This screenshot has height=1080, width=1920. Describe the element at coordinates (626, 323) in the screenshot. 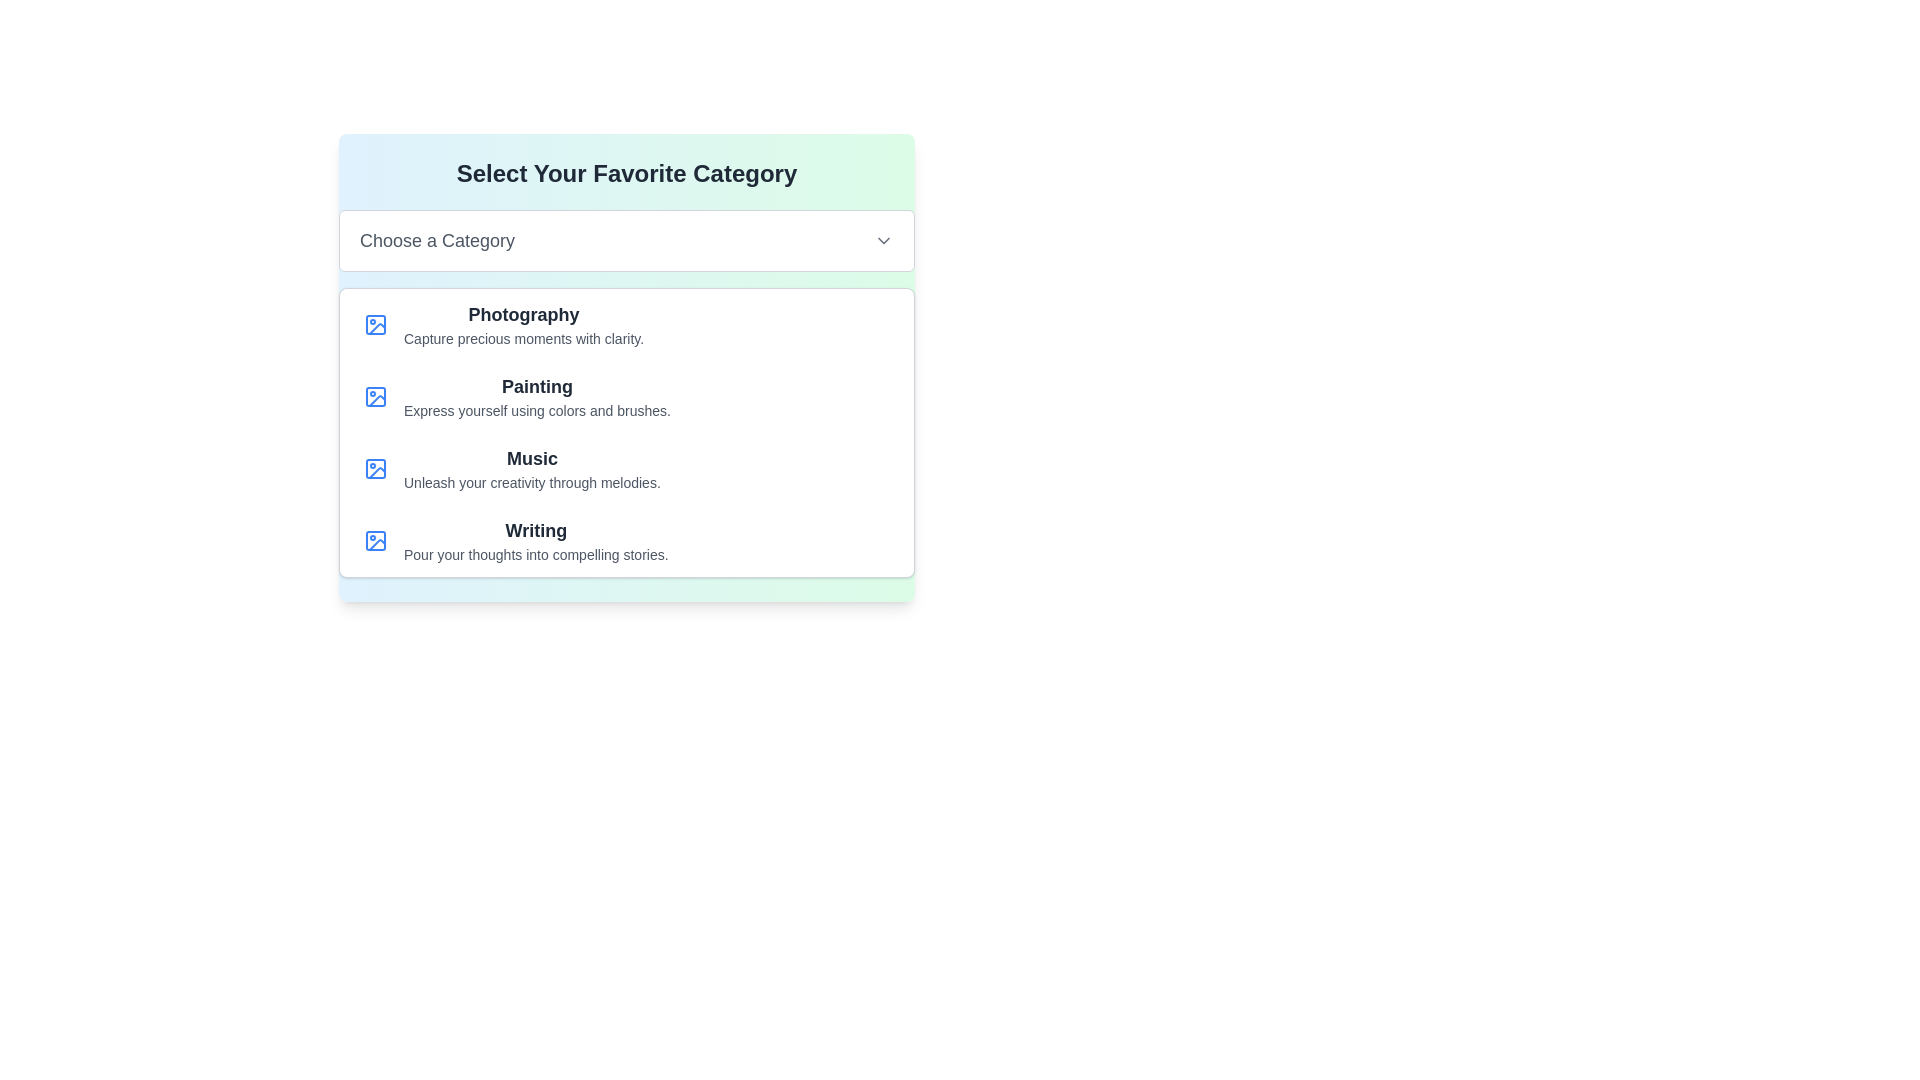

I see `the 'Photography' category list item, which is the first item in the list within a white card interface` at that location.